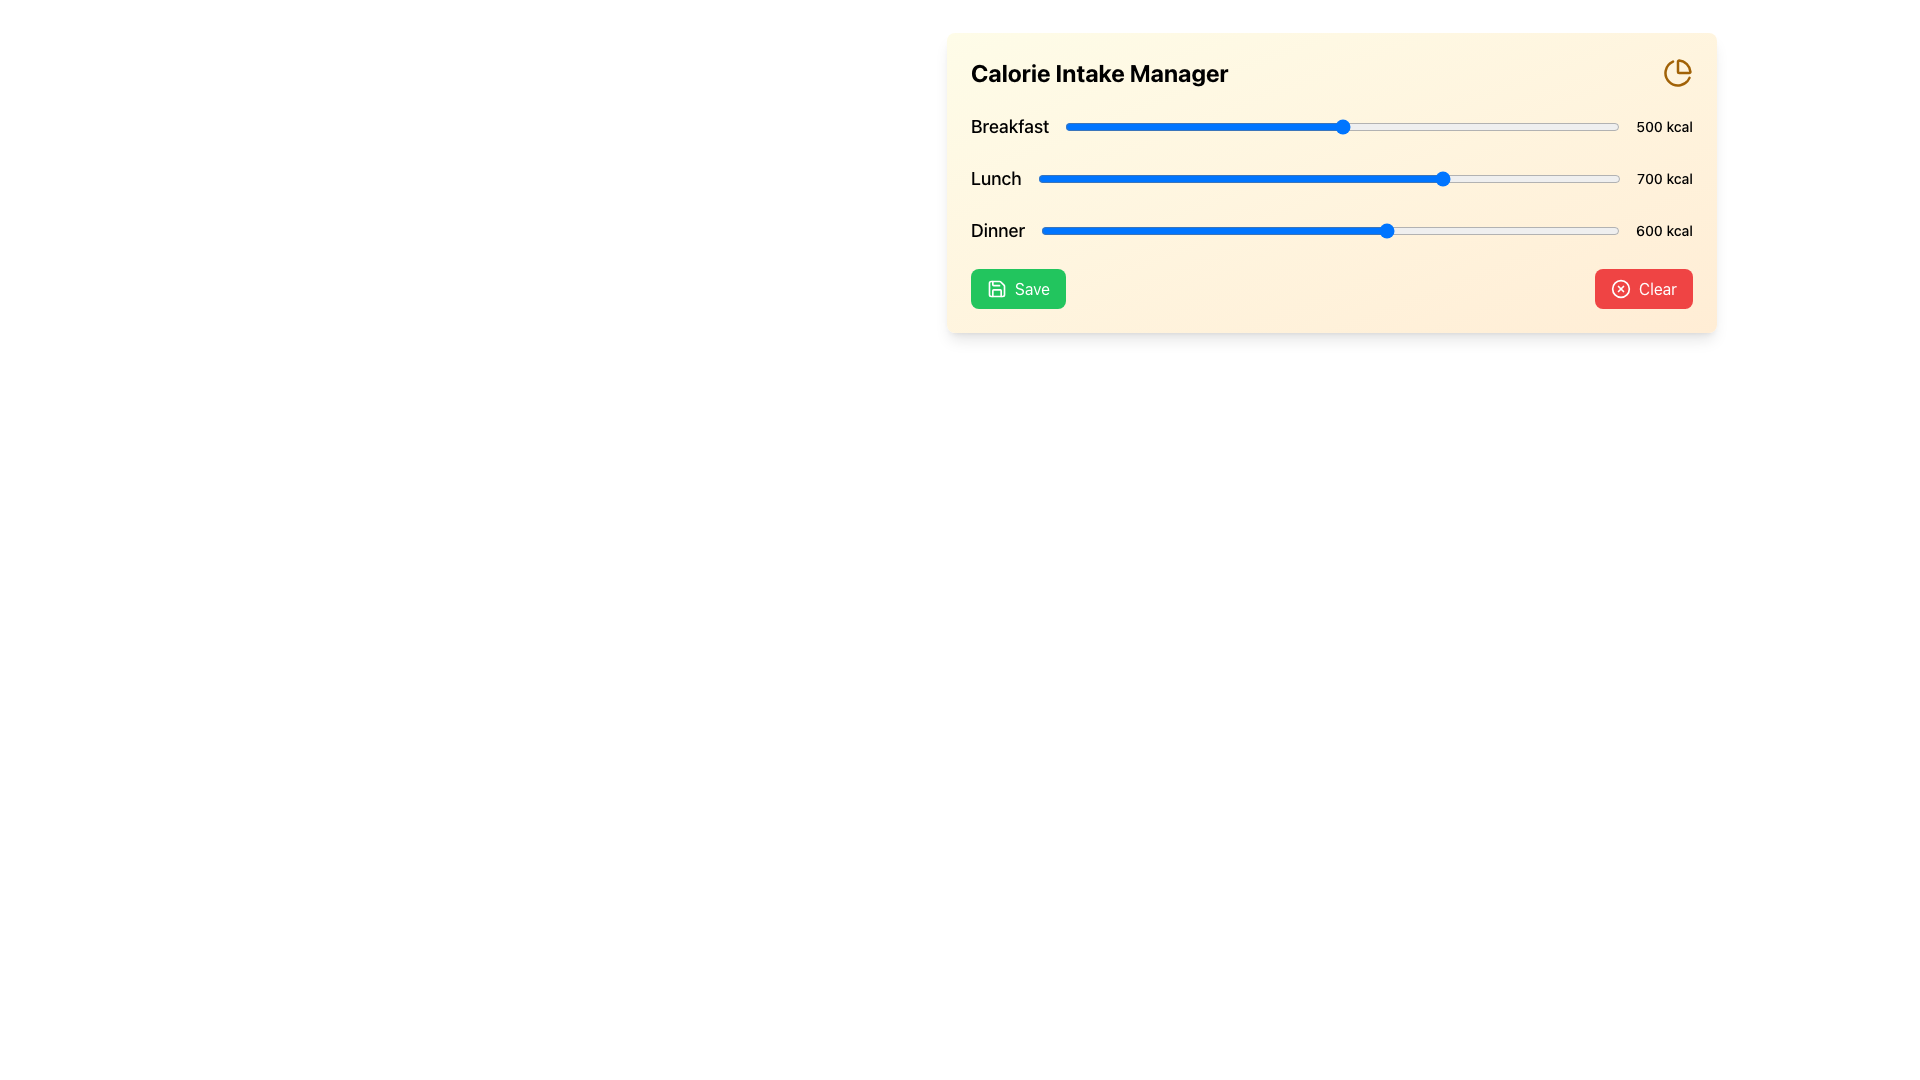 This screenshot has width=1920, height=1080. Describe the element at coordinates (1418, 230) in the screenshot. I see `Dinner kcal` at that location.